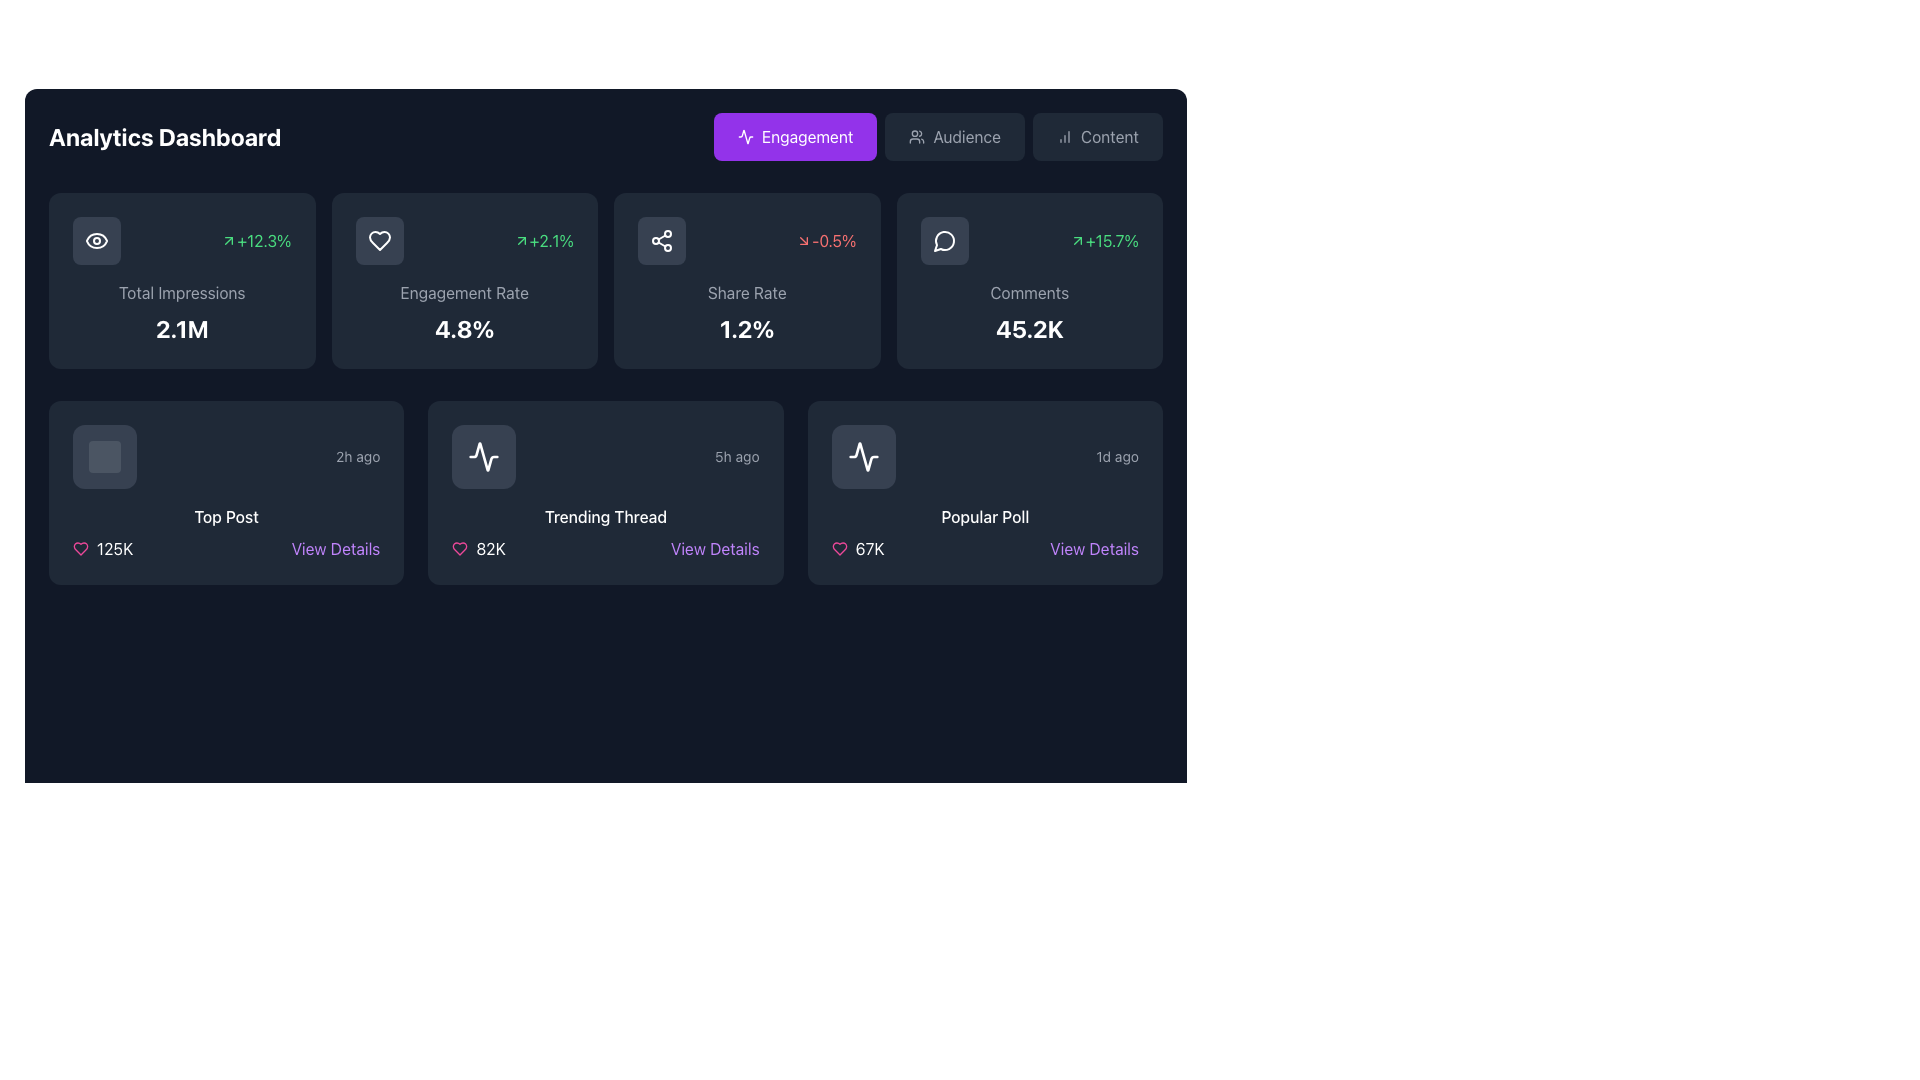 The width and height of the screenshot is (1920, 1080). What do you see at coordinates (967, 136) in the screenshot?
I see `the 'Audience' label, which is a light gray text in a dark gray navigation menu, positioned between 'Engagement' and 'Content'` at bounding box center [967, 136].